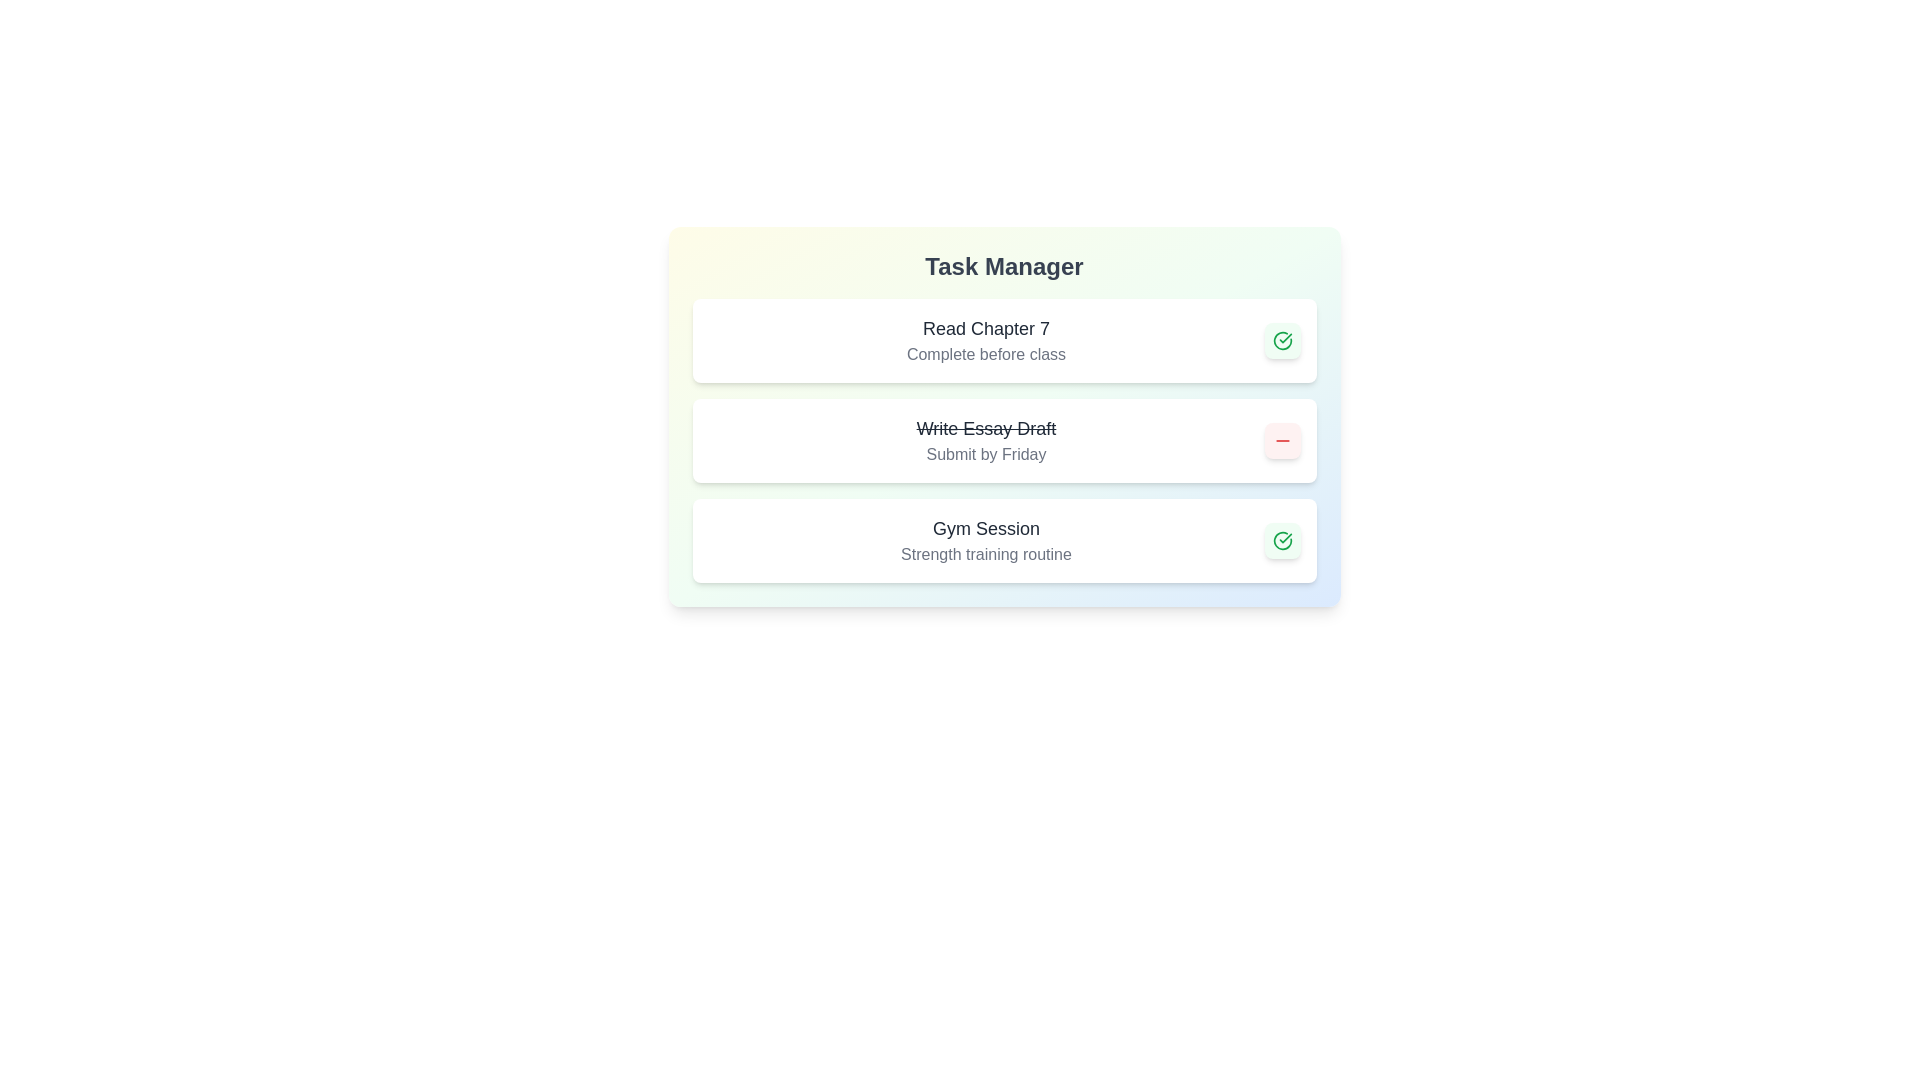 The height and width of the screenshot is (1080, 1920). What do you see at coordinates (1282, 339) in the screenshot?
I see `toggle button for the task identified by Read Chapter 7` at bounding box center [1282, 339].